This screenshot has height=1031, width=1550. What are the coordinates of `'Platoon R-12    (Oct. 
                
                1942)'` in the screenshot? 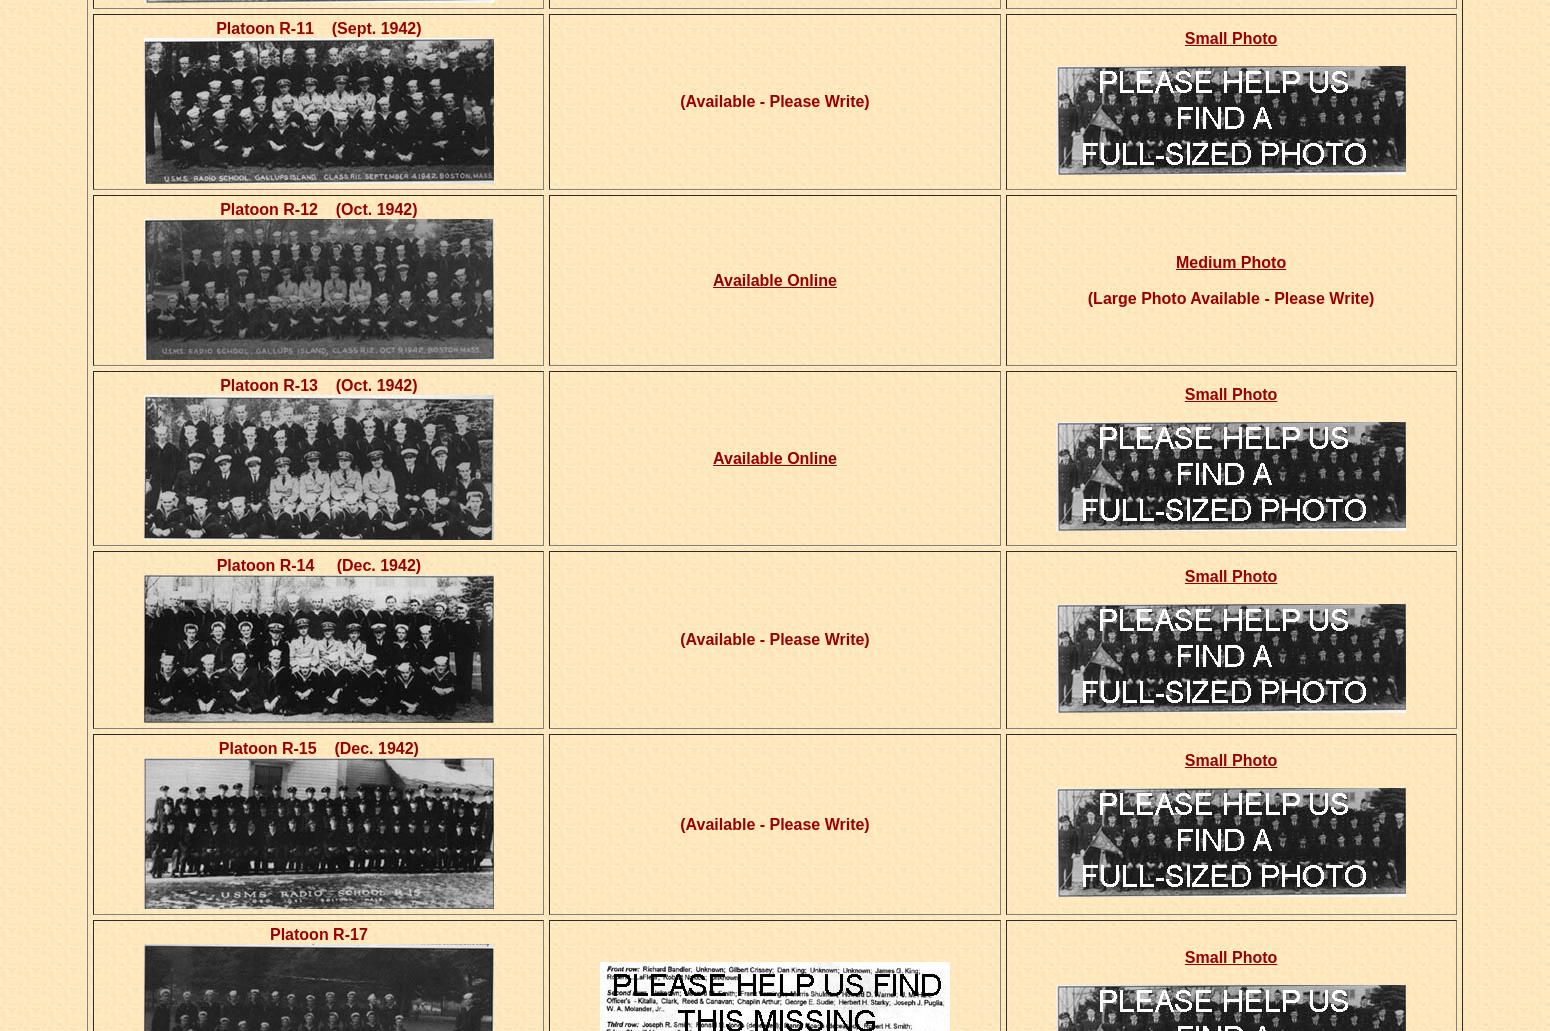 It's located at (317, 209).